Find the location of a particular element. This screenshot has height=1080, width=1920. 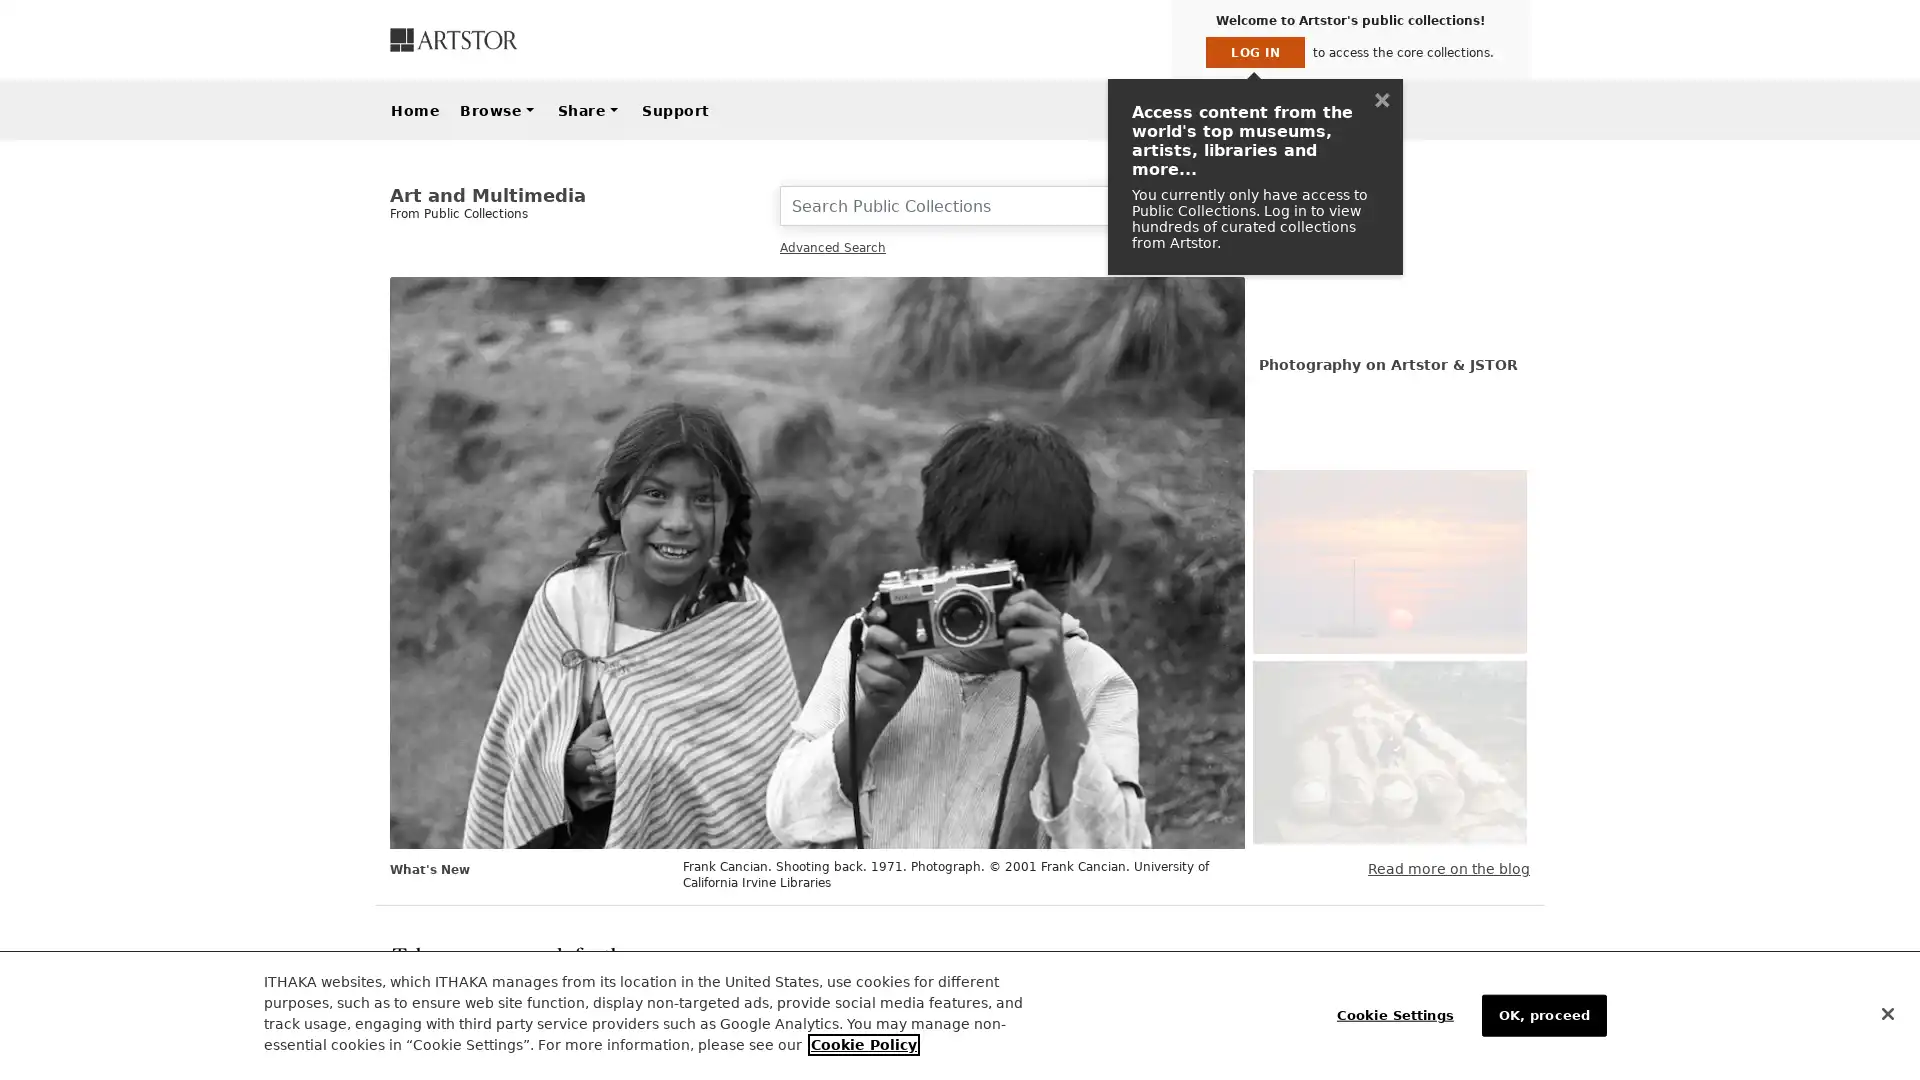

Cookie Settings is located at coordinates (1398, 1014).